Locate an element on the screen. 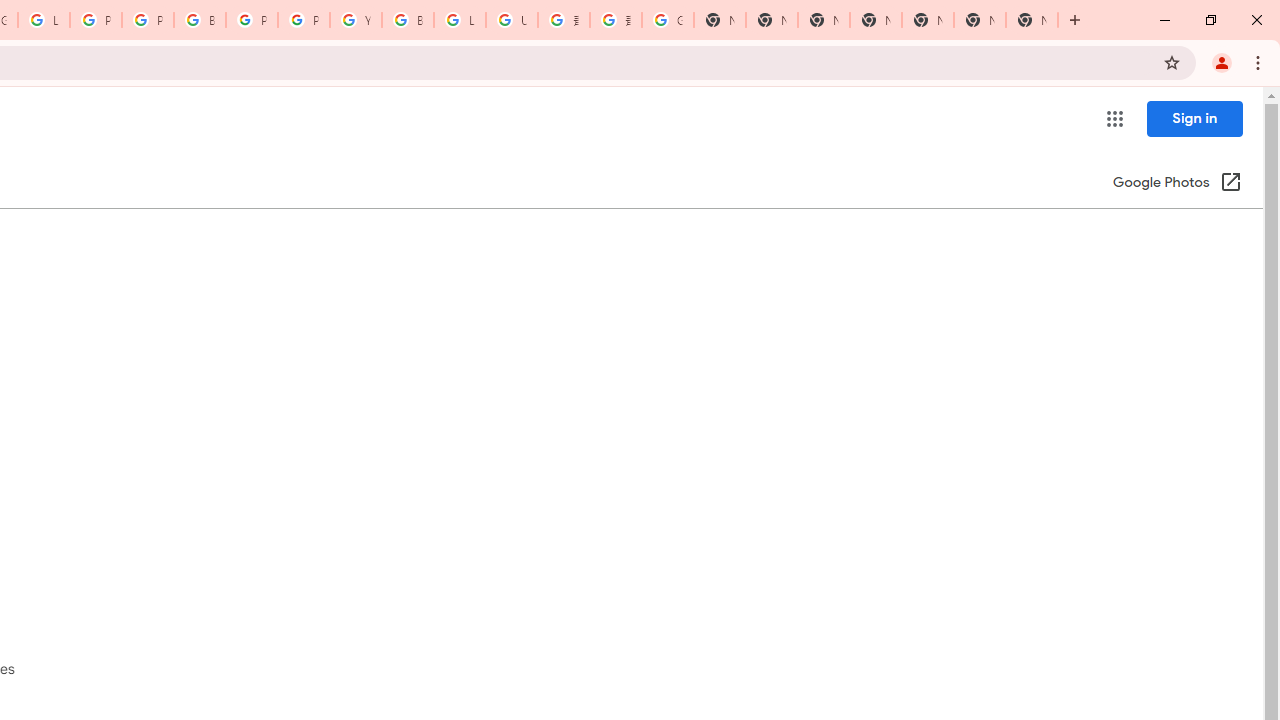  'Chrome' is located at coordinates (1259, 61).